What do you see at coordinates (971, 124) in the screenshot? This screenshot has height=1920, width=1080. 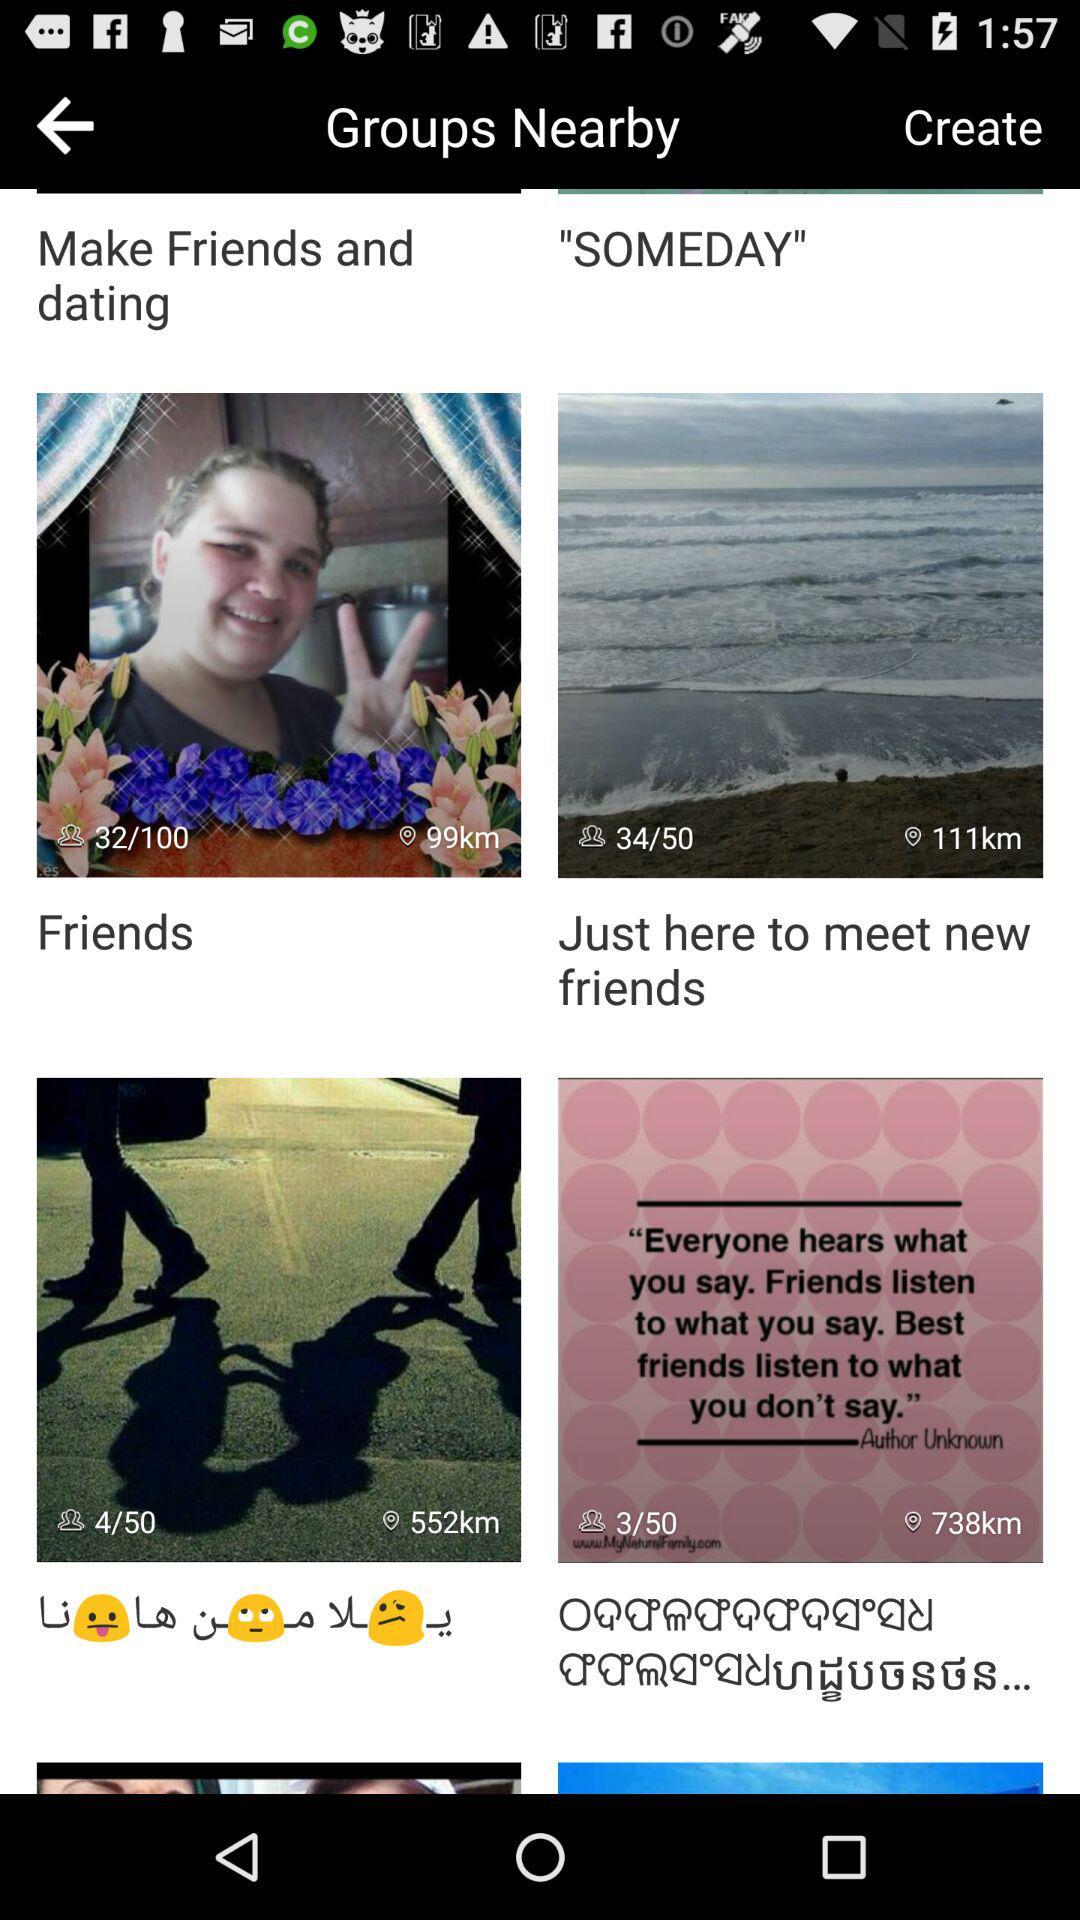 I see `the button on the top right corner of the web page` at bounding box center [971, 124].